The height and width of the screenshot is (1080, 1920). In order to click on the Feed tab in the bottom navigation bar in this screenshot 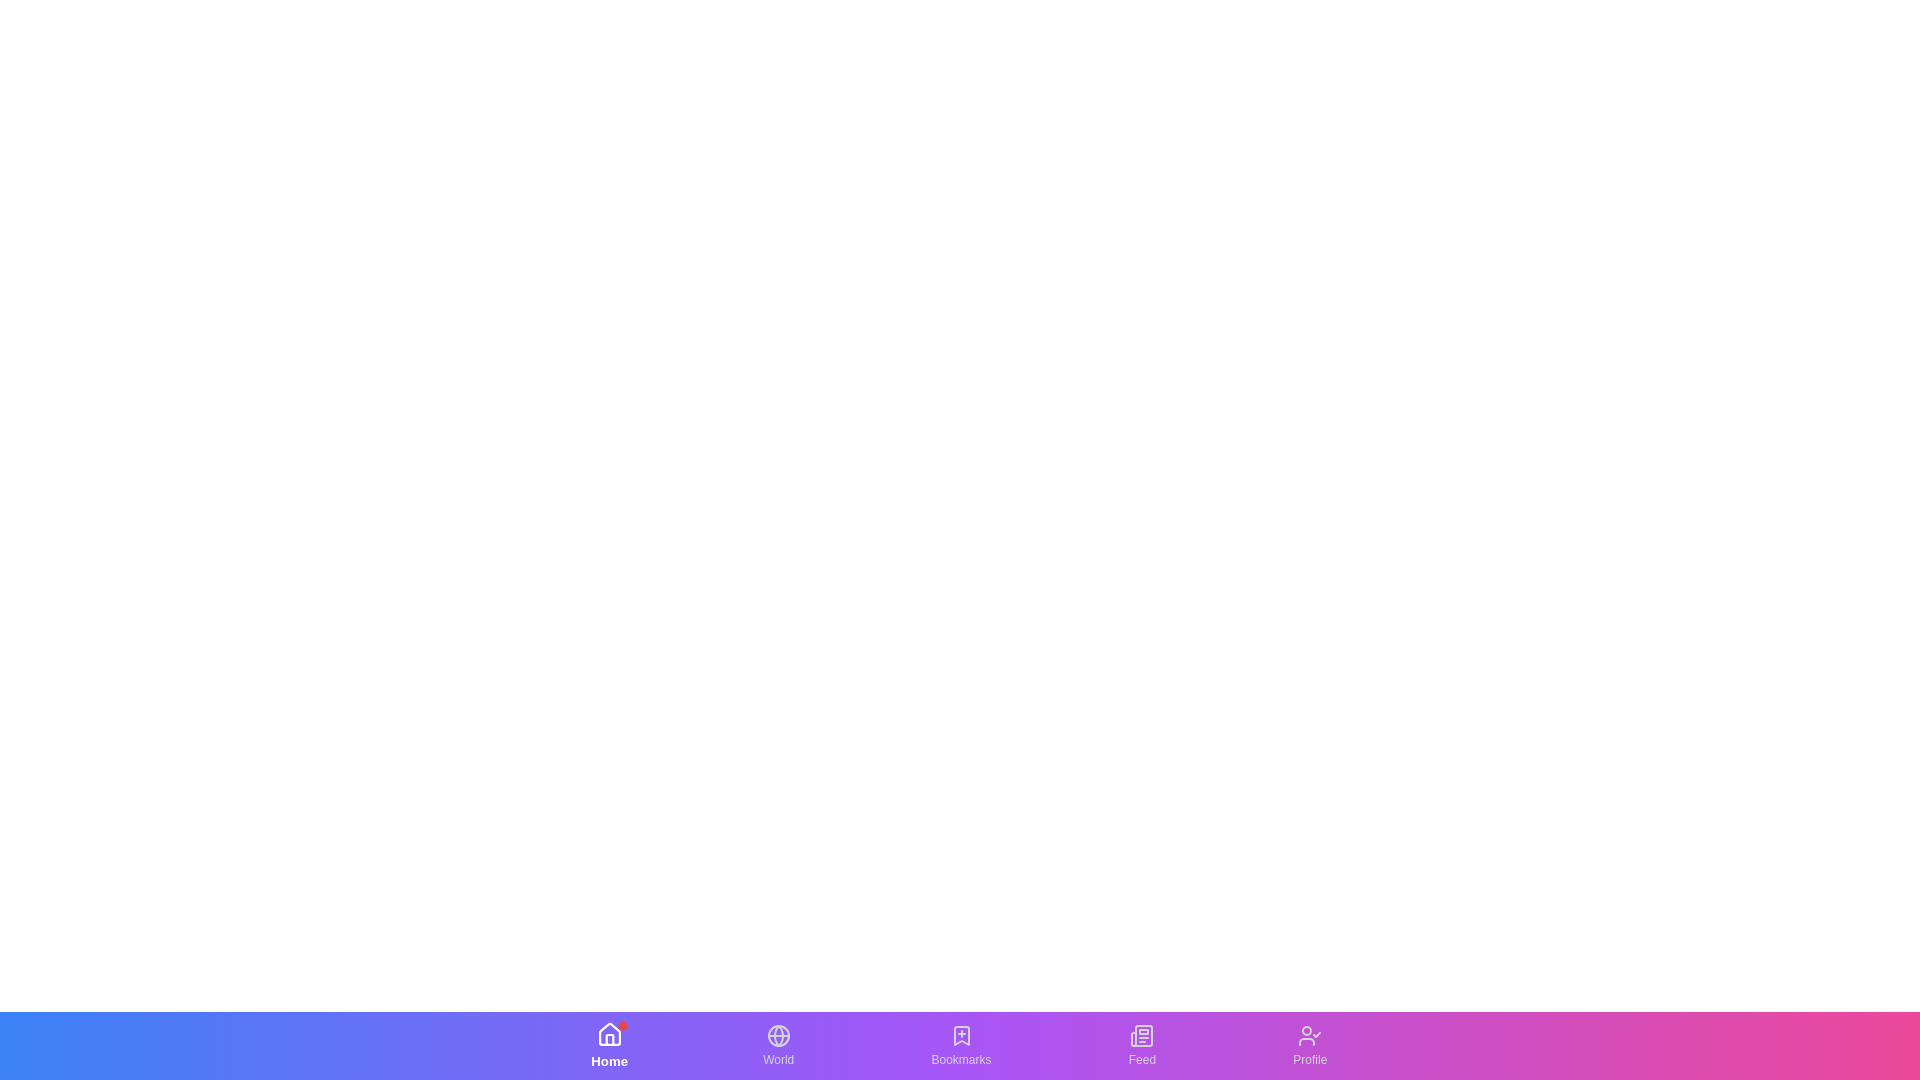, I will do `click(1142, 1044)`.